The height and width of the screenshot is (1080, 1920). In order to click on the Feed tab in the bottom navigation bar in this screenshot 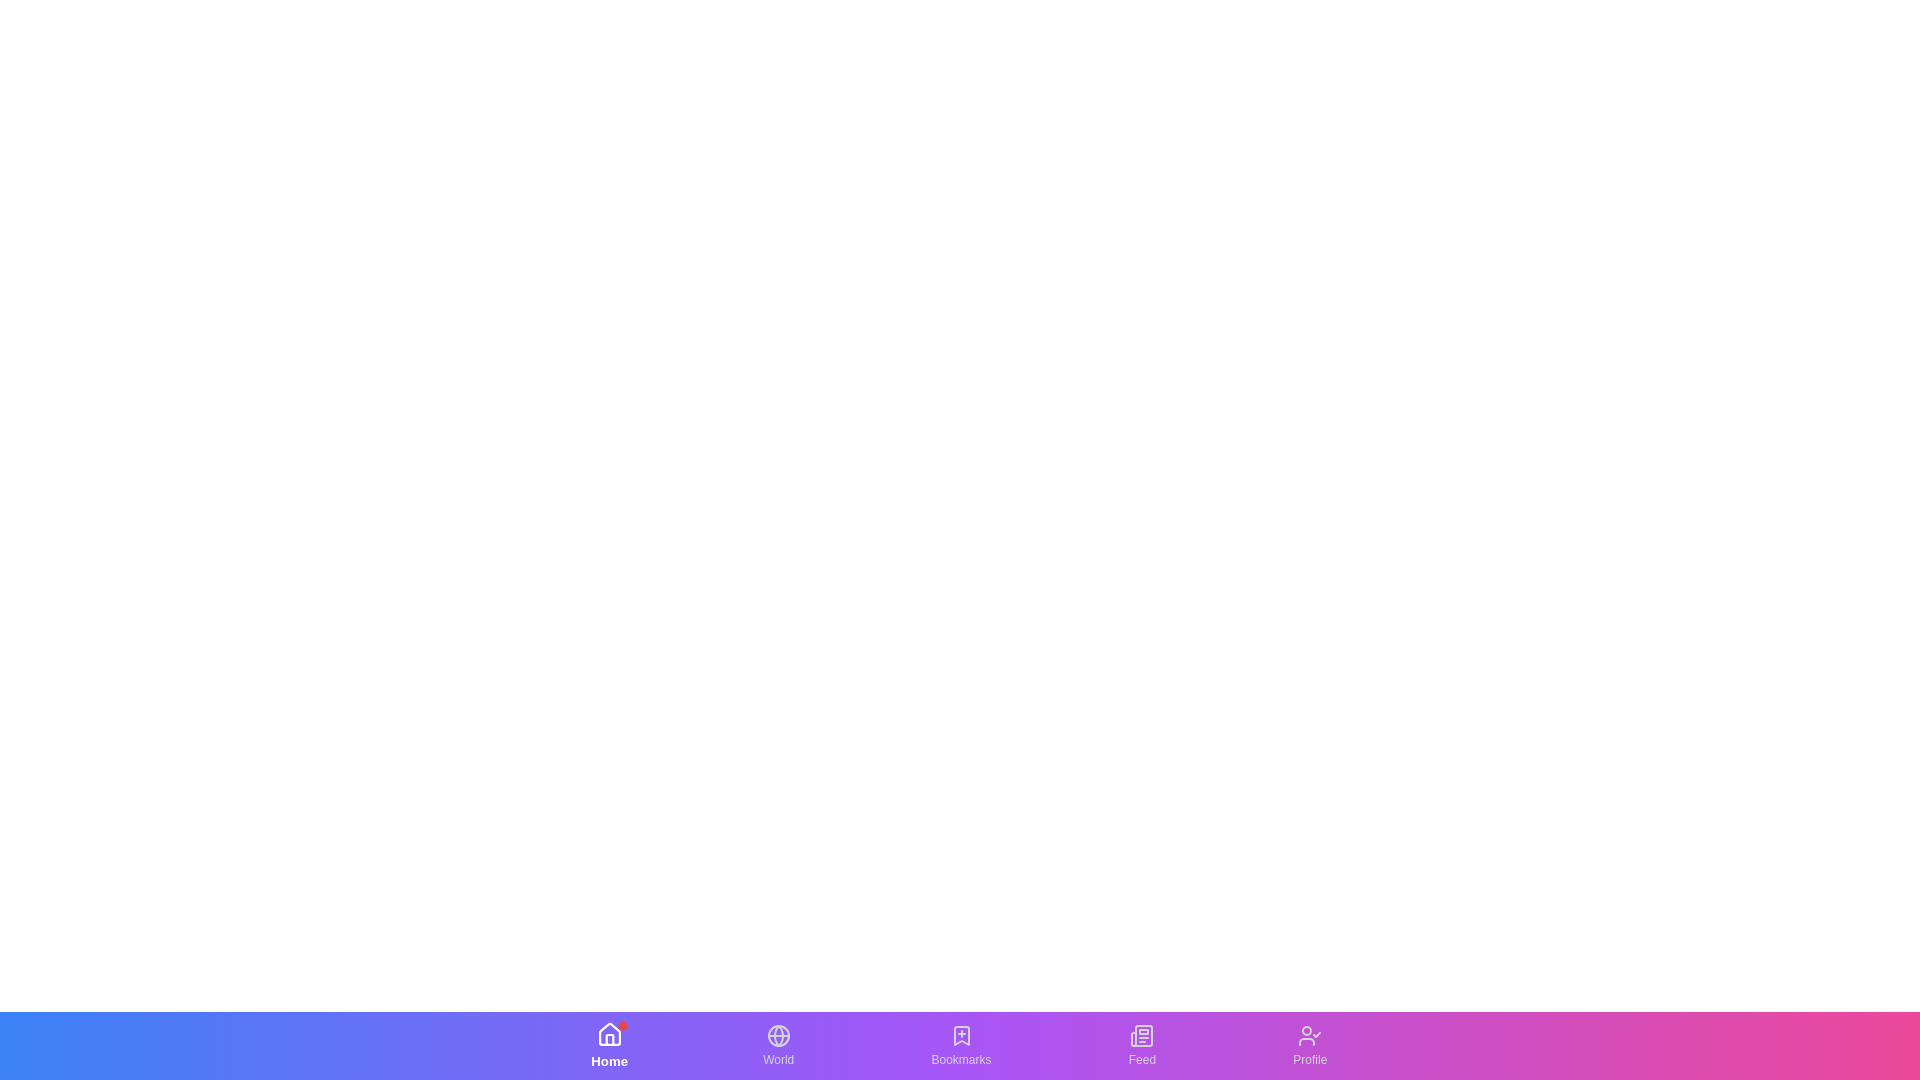, I will do `click(1142, 1044)`.